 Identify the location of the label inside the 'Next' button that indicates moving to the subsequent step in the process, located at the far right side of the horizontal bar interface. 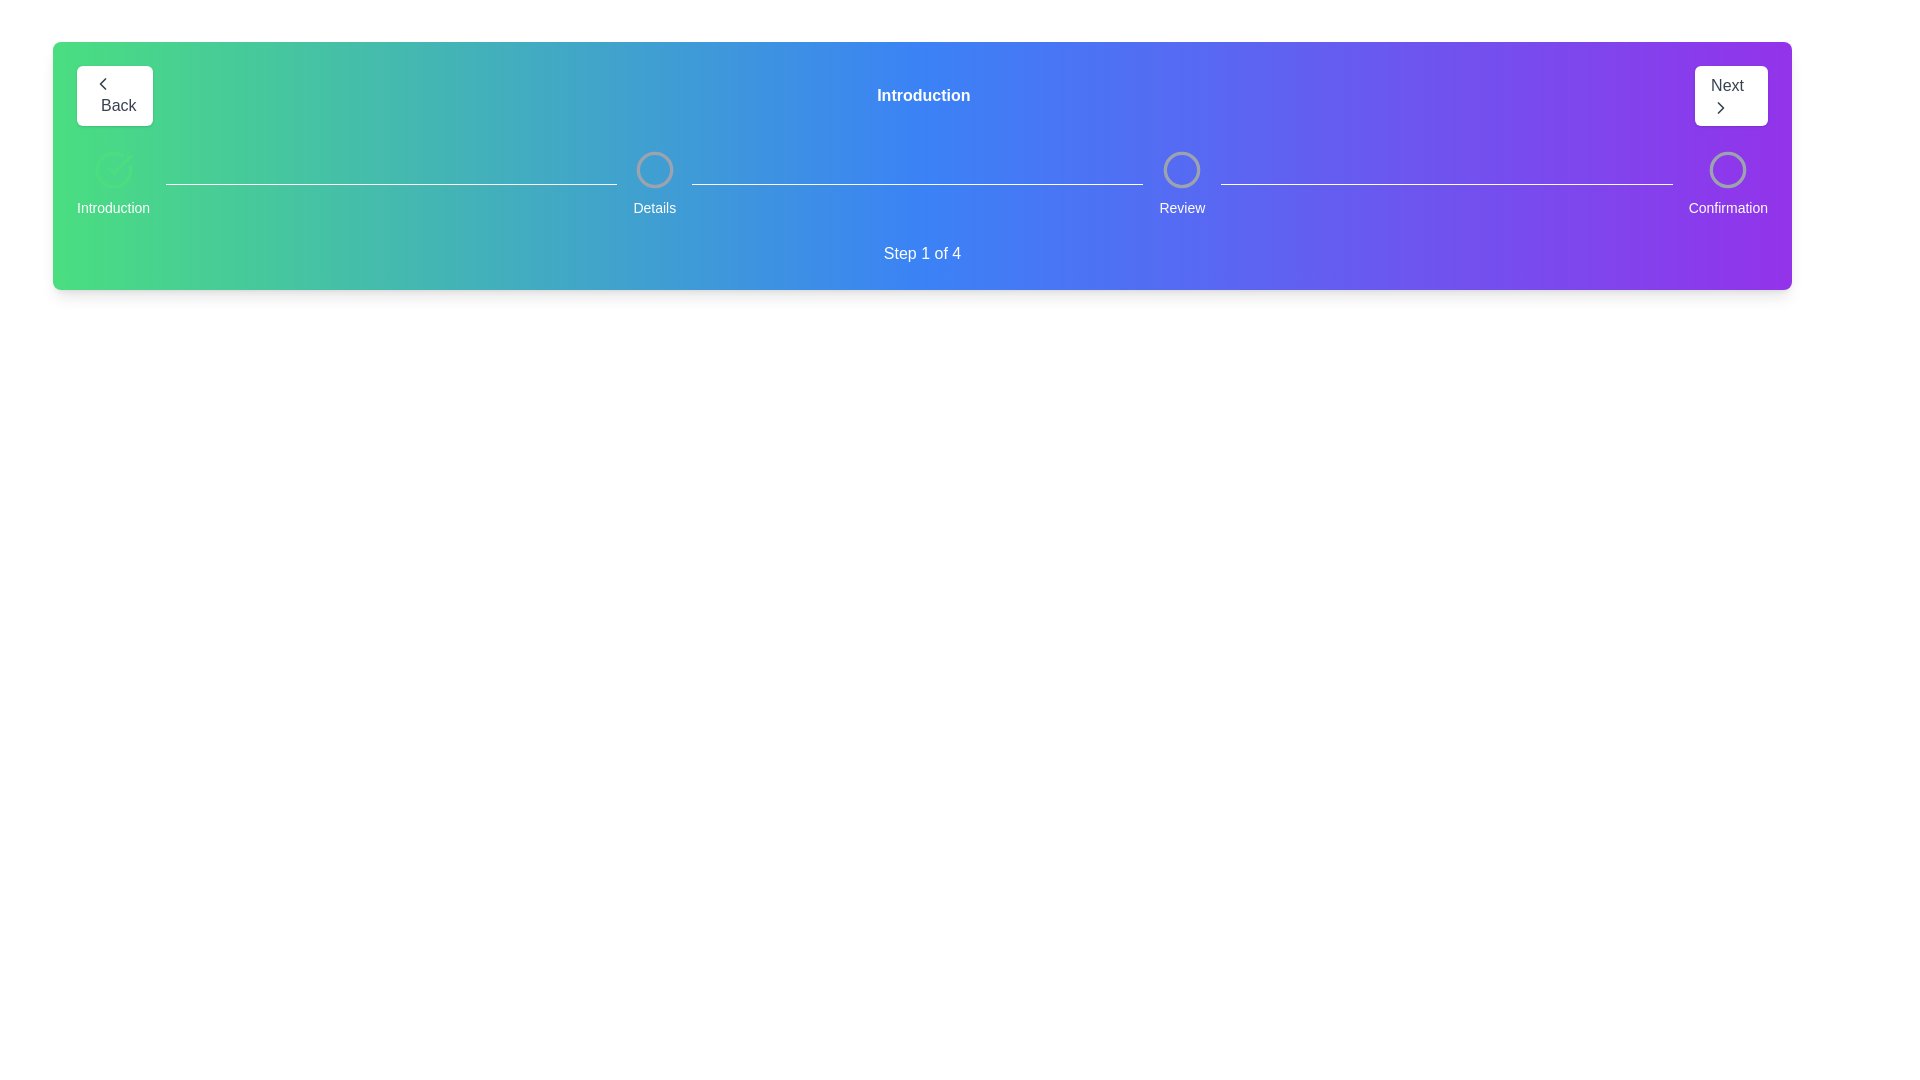
(1726, 84).